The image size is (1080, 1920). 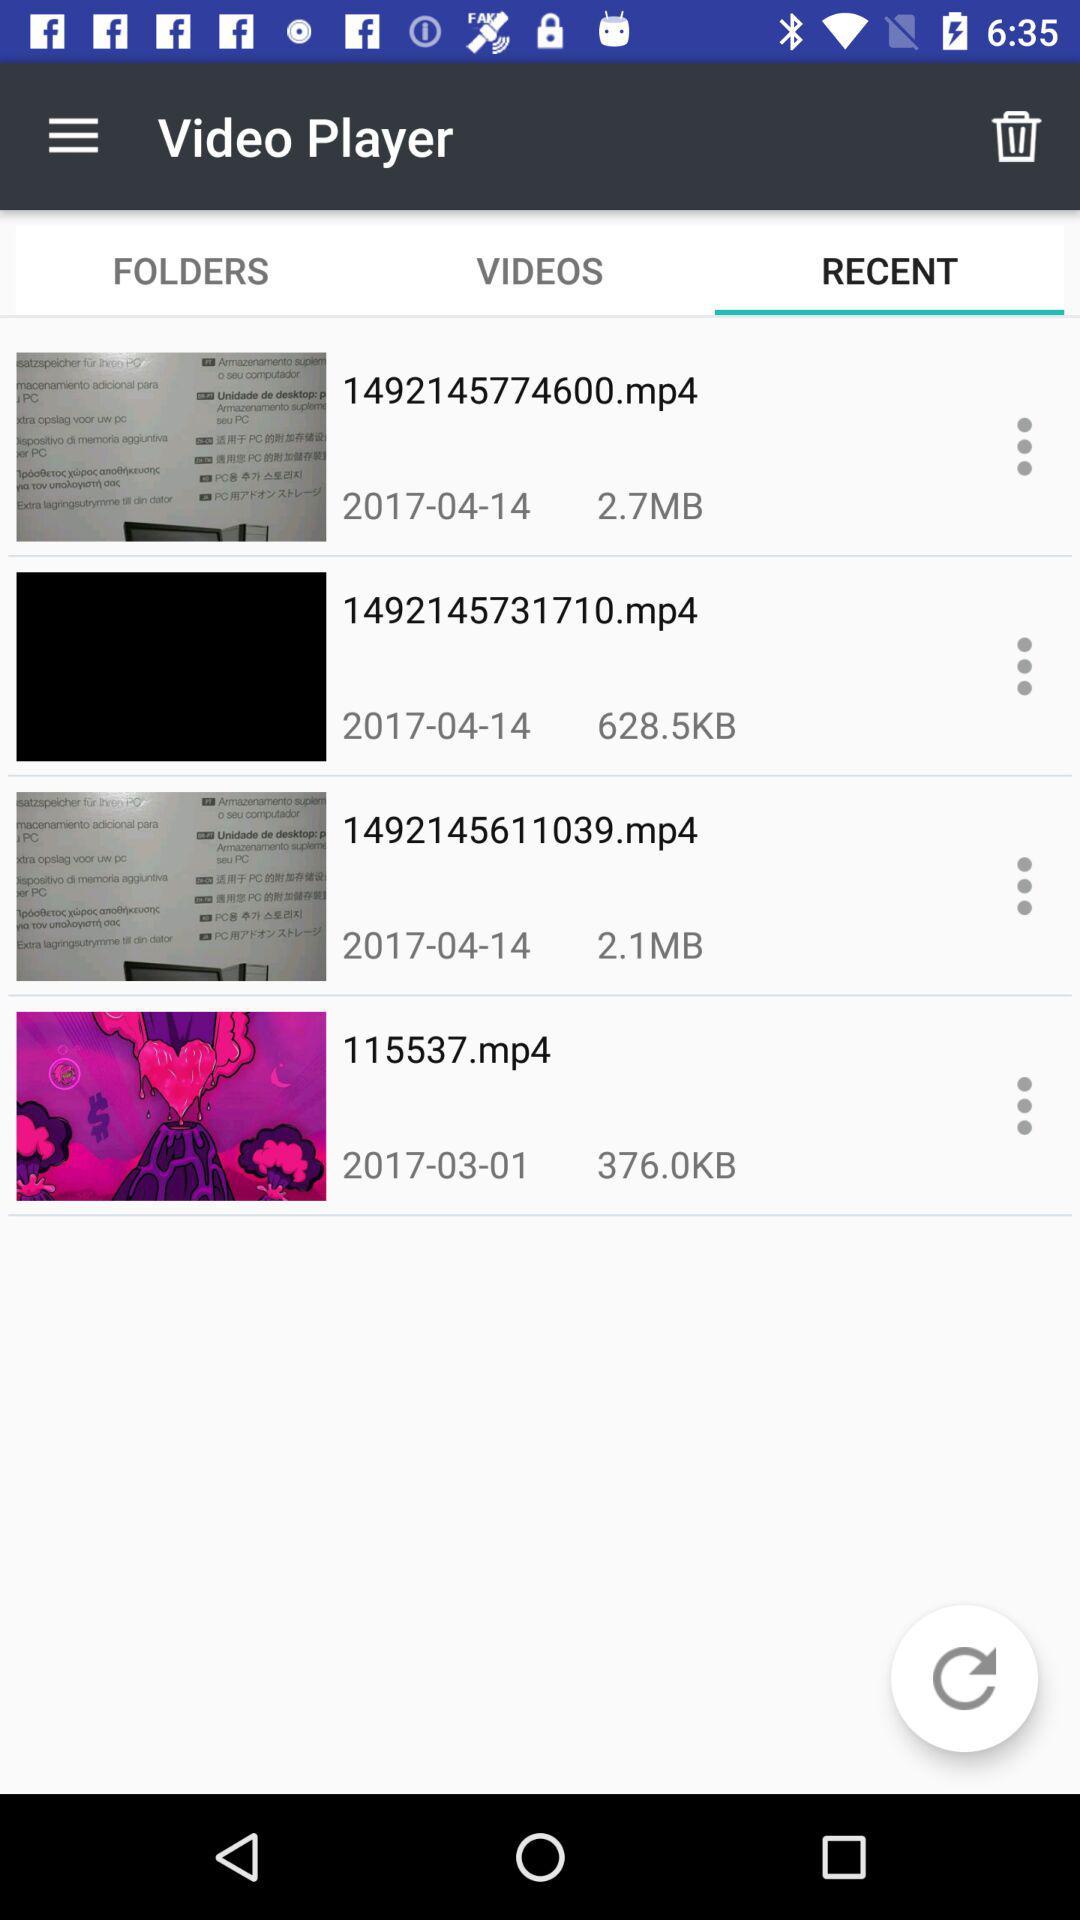 I want to click on icon to the right of video player icon, so click(x=1017, y=135).